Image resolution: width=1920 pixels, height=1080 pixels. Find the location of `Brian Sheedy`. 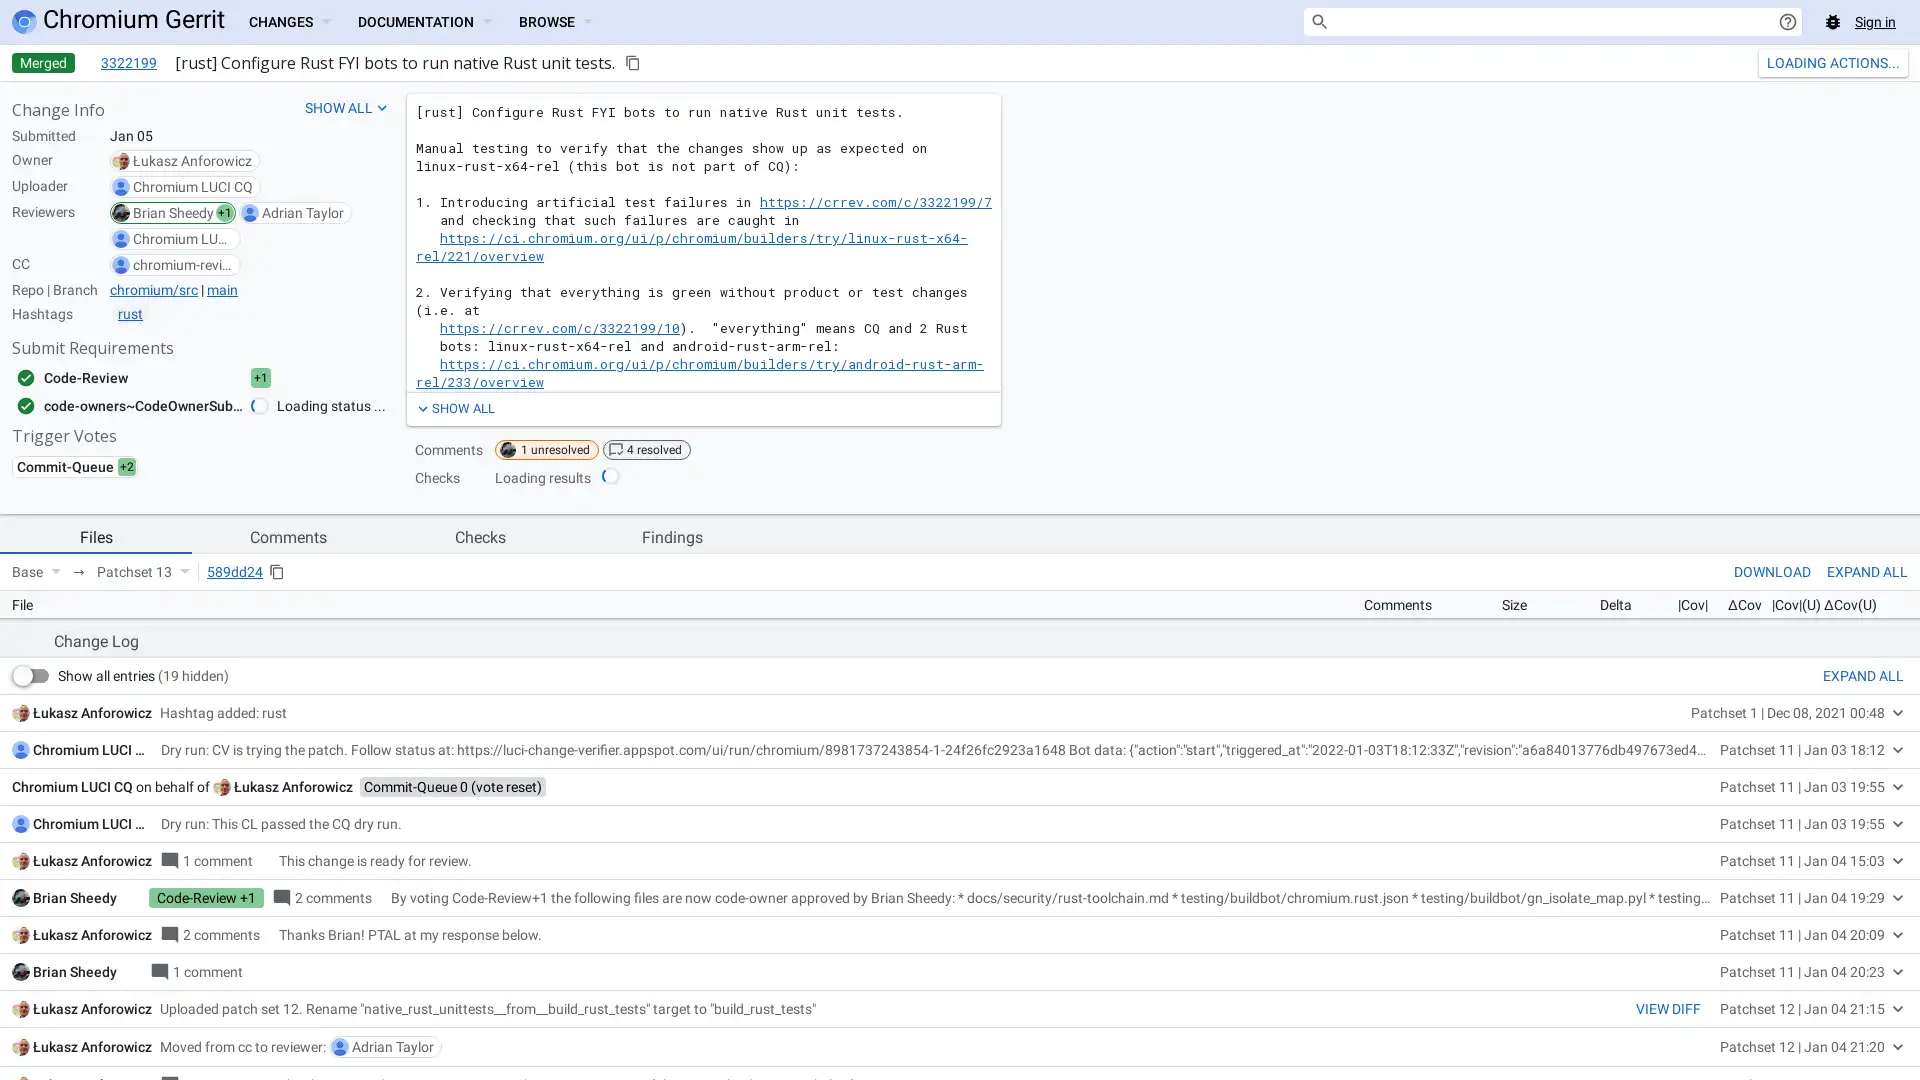

Brian Sheedy is located at coordinates (173, 212).